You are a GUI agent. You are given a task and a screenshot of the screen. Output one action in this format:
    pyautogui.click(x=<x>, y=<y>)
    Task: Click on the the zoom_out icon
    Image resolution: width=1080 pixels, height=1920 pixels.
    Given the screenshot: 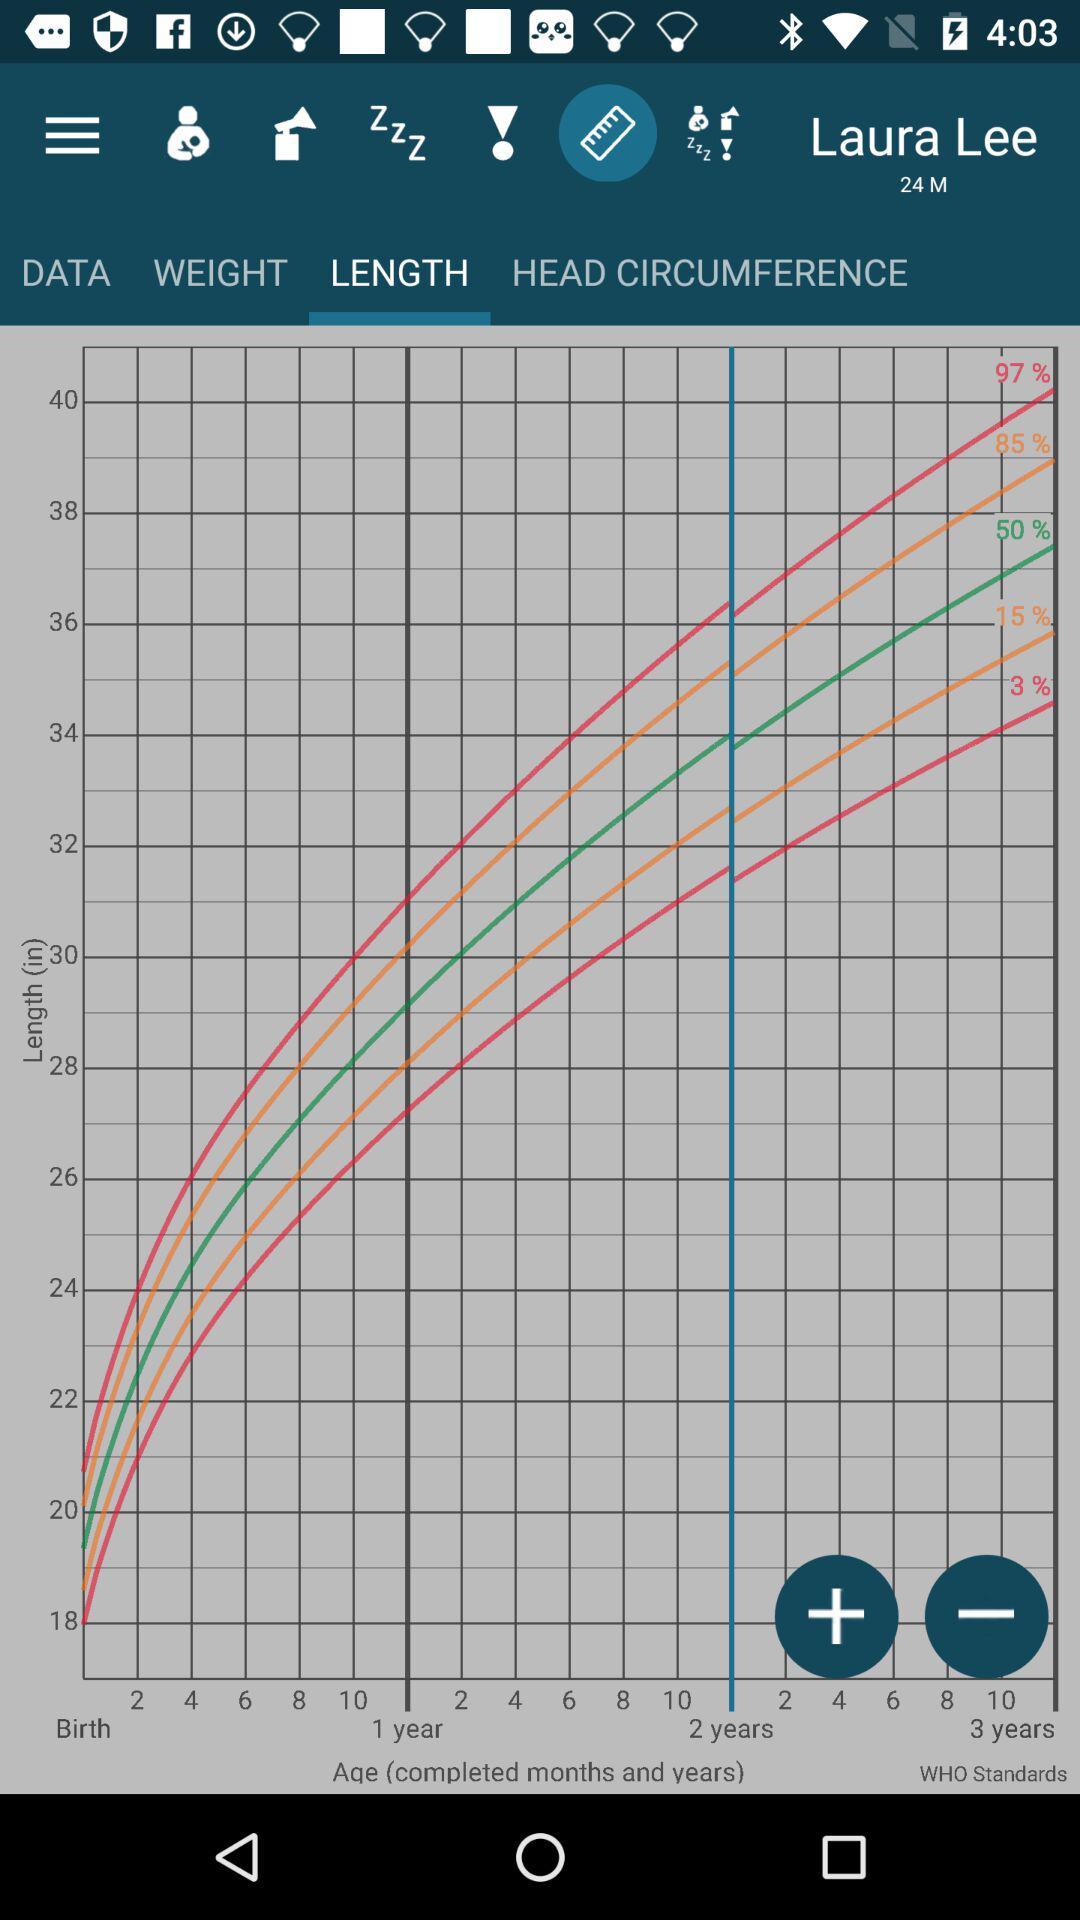 What is the action you would take?
    pyautogui.click(x=985, y=1616)
    